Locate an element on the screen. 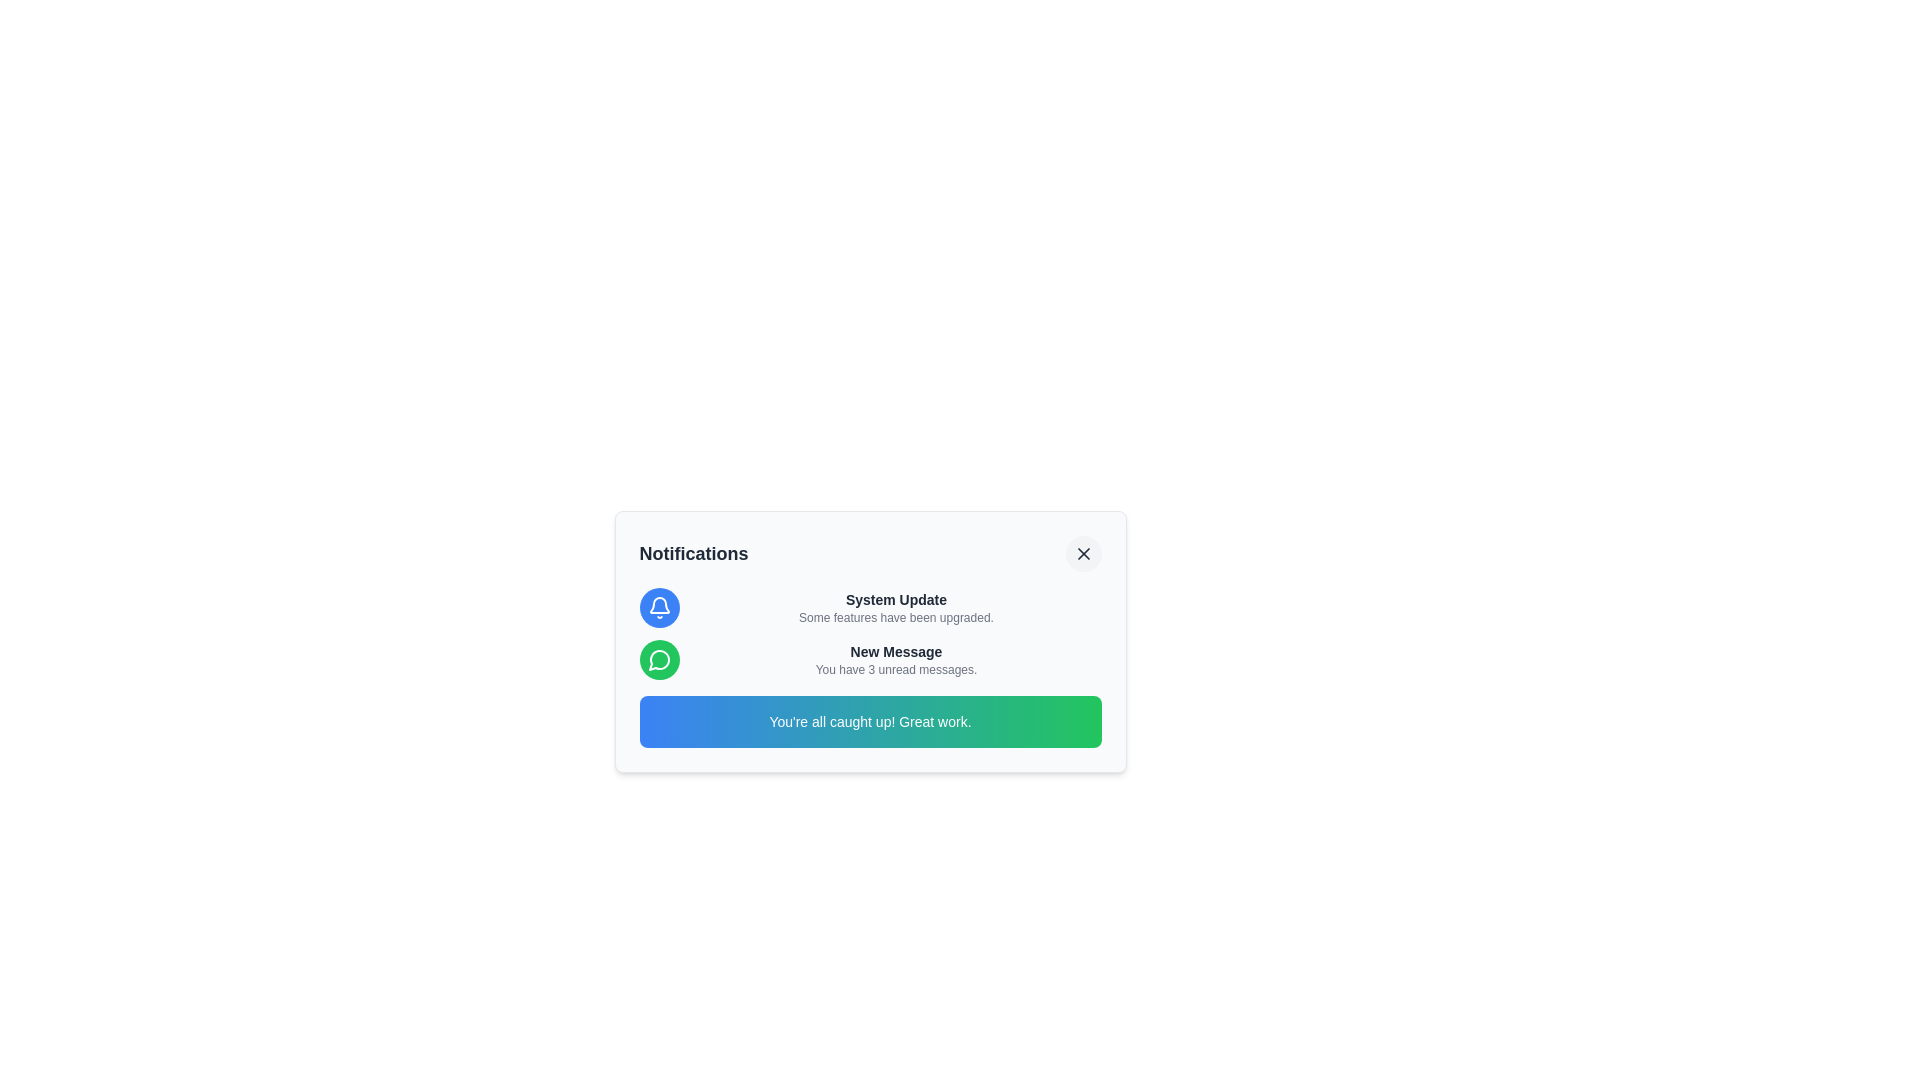  the cross-shaped icon resembling an 'X' with a black stroke is located at coordinates (1082, 554).